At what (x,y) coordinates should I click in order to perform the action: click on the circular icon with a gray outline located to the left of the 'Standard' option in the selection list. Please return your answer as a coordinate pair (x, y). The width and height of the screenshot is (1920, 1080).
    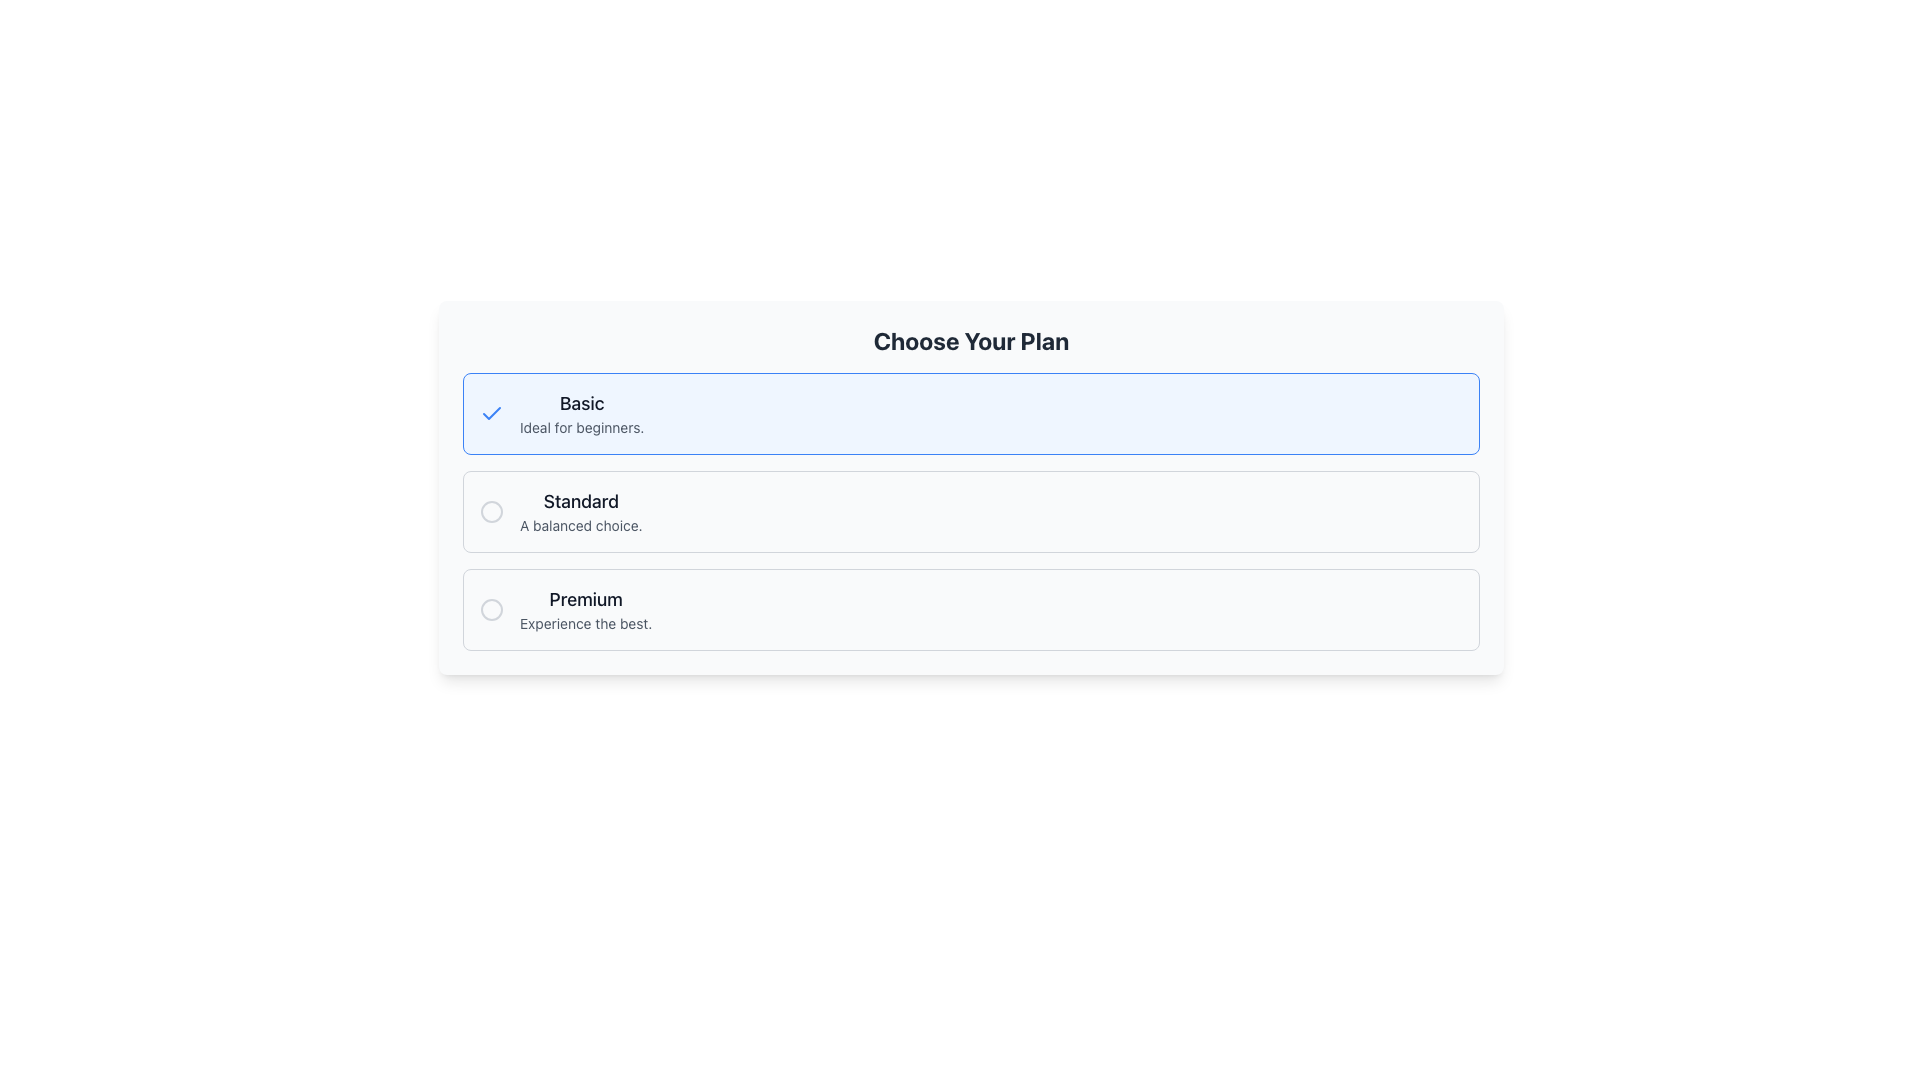
    Looking at the image, I should click on (491, 511).